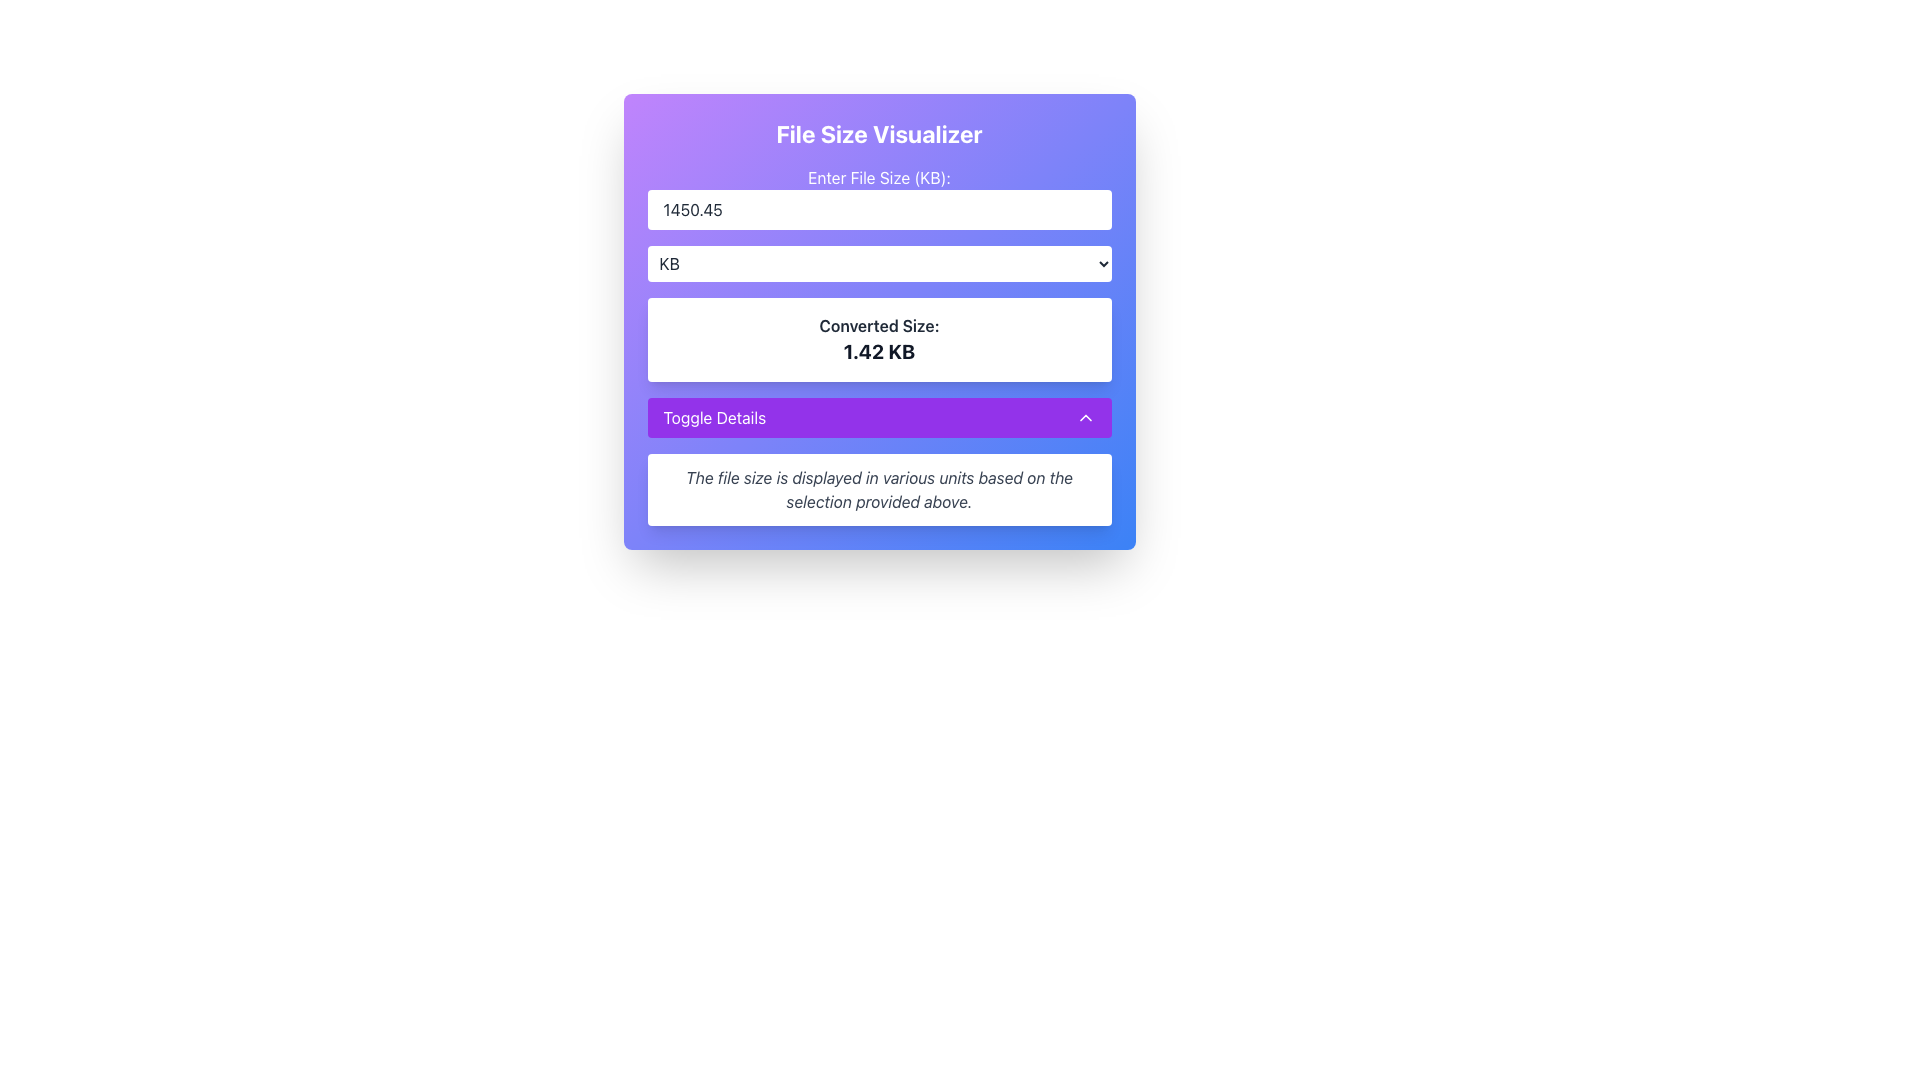 The height and width of the screenshot is (1080, 1920). I want to click on the Chevron Up icon located to the far right of the 'Toggle Details' button, so click(1084, 416).